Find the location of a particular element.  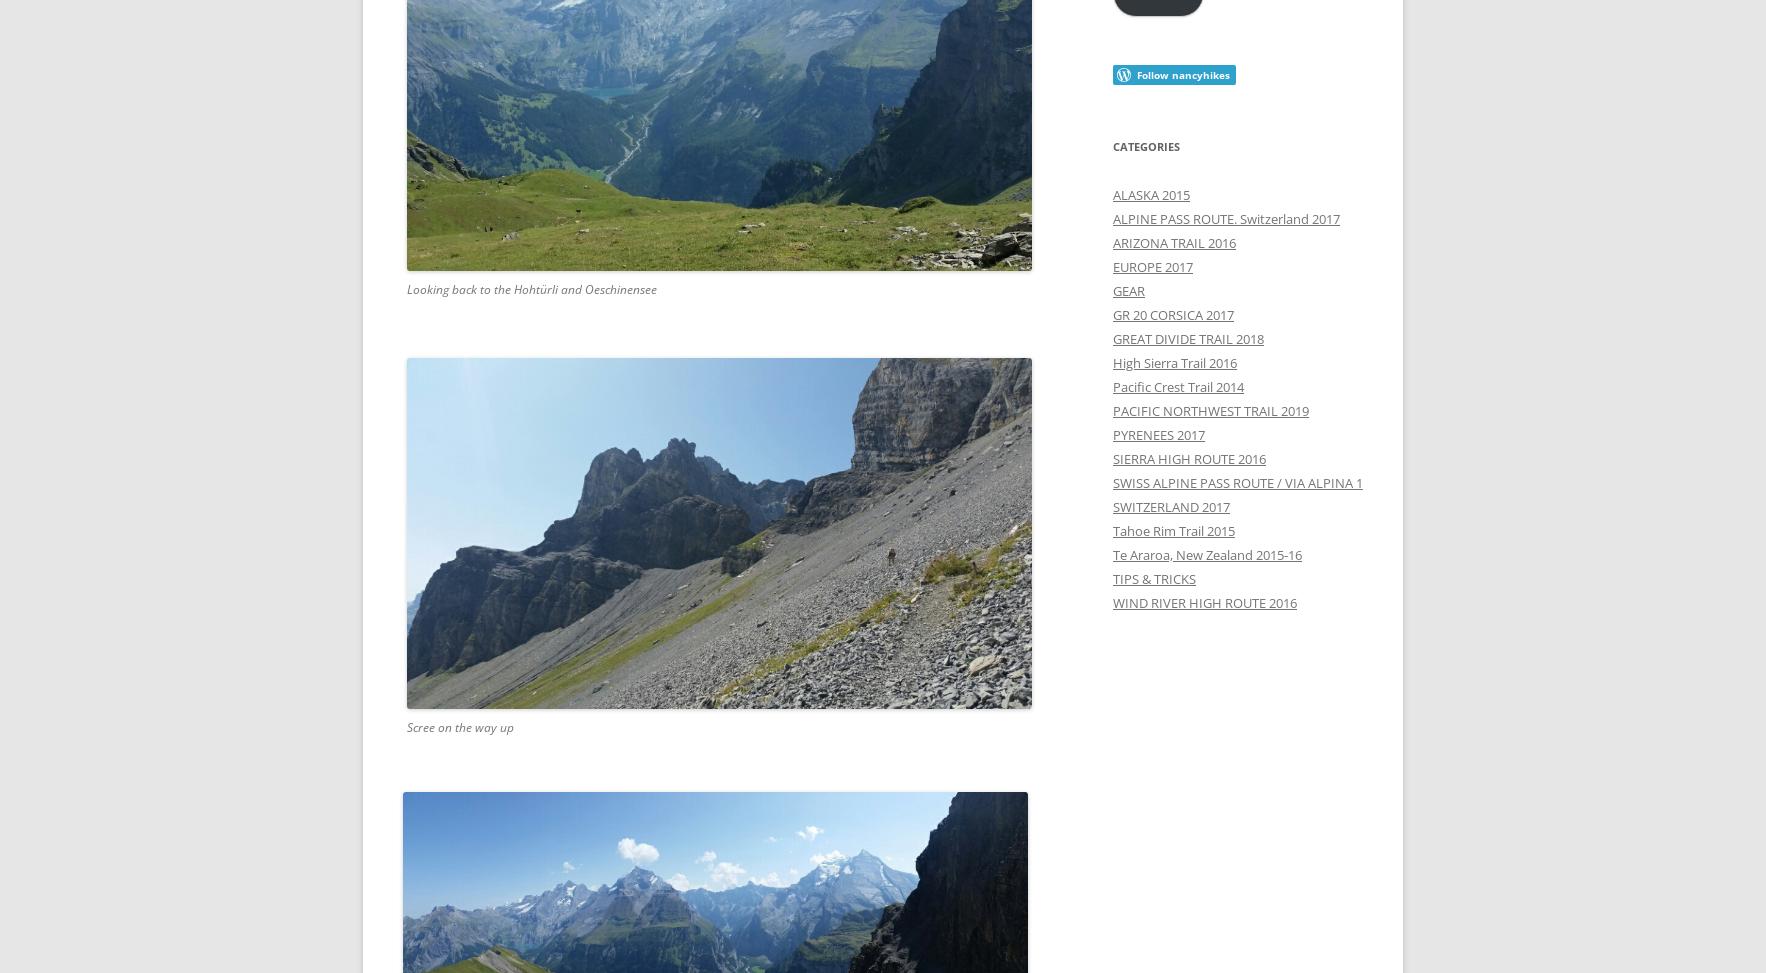

'Te Araroa, New Zealand 2015-16' is located at coordinates (1206, 553).